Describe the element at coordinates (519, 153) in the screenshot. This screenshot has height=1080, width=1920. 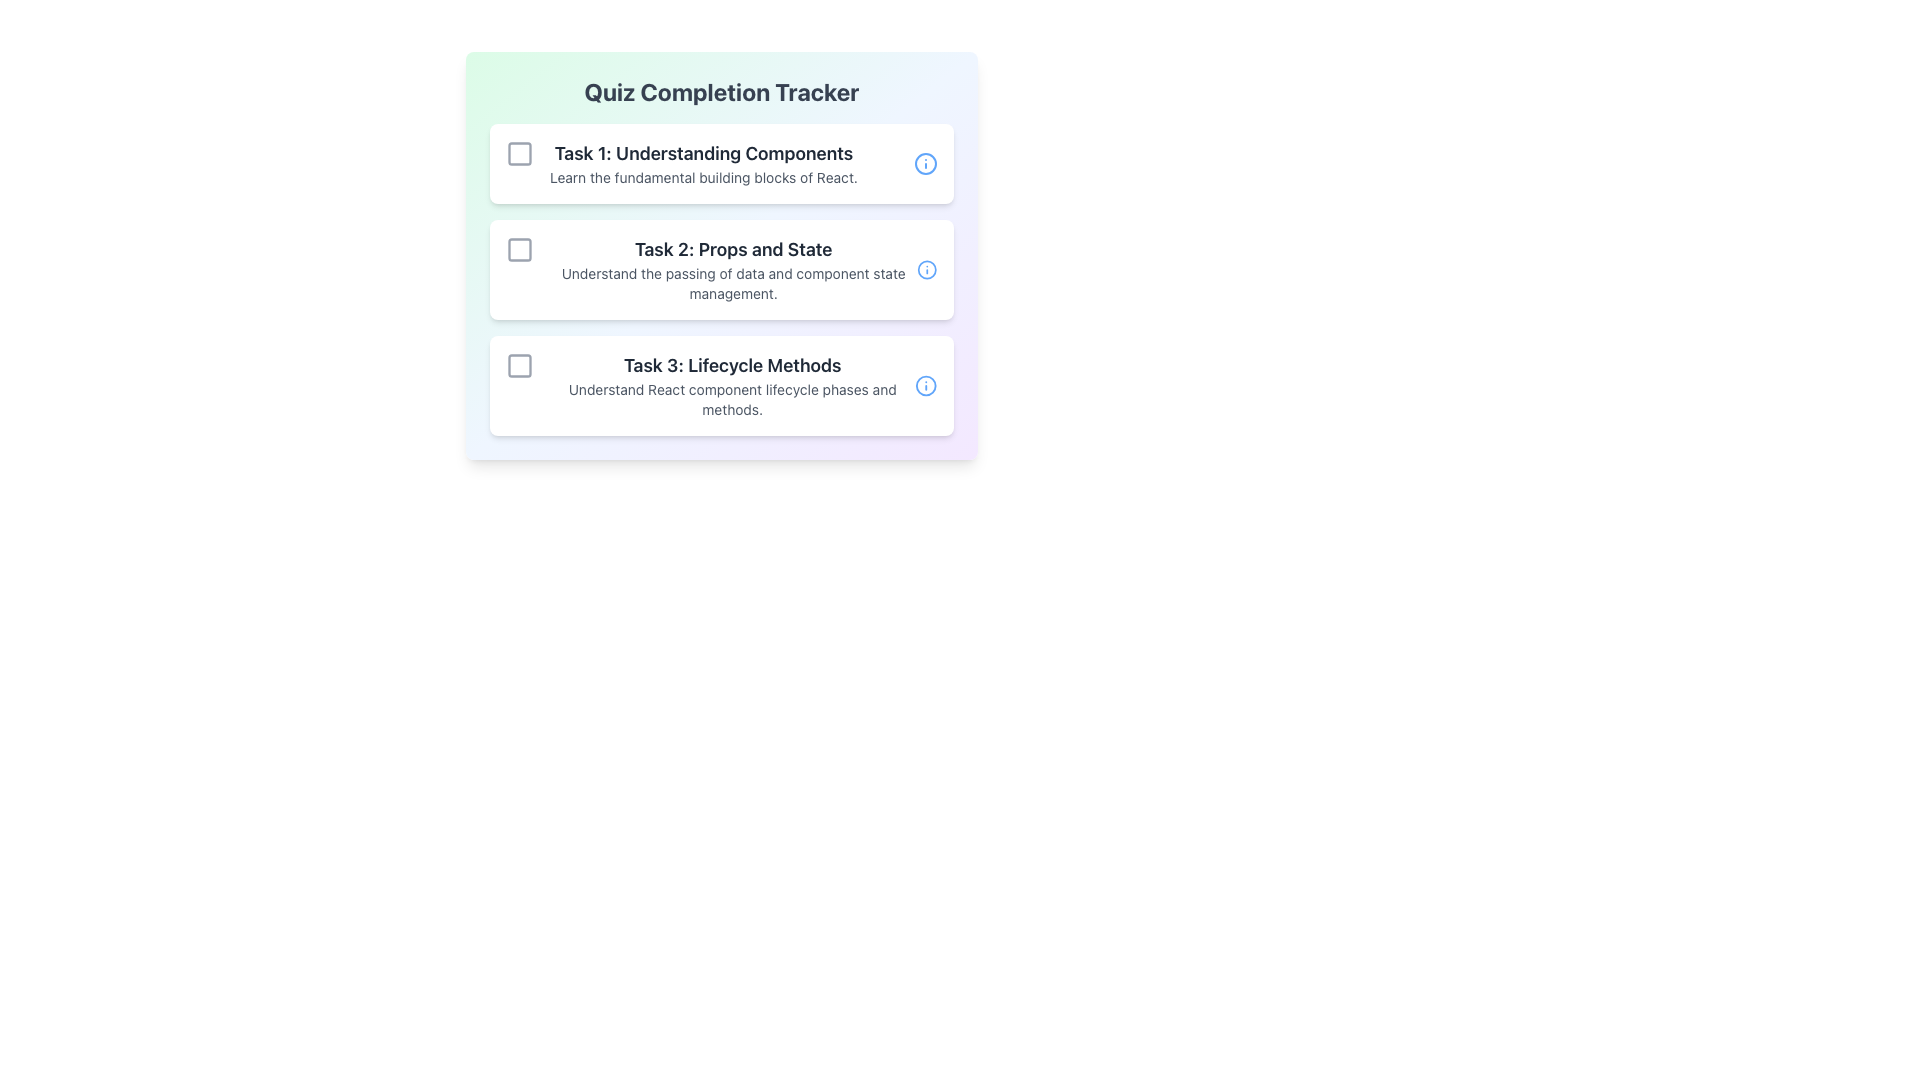
I see `the checkbox located to the left of 'Task 1: Understanding Components'` at that location.